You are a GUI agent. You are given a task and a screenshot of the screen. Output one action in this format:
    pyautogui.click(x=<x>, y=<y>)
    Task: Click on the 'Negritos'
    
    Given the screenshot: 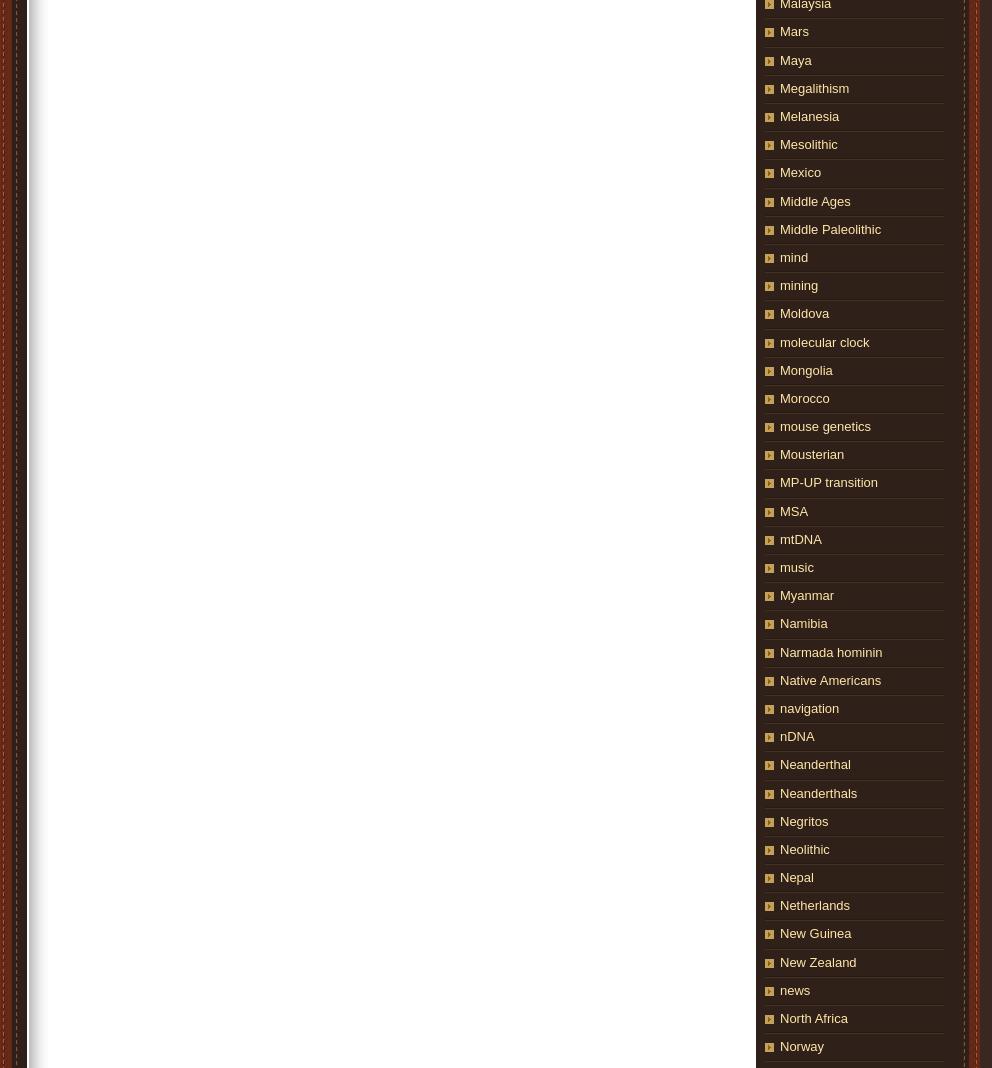 What is the action you would take?
    pyautogui.click(x=804, y=819)
    